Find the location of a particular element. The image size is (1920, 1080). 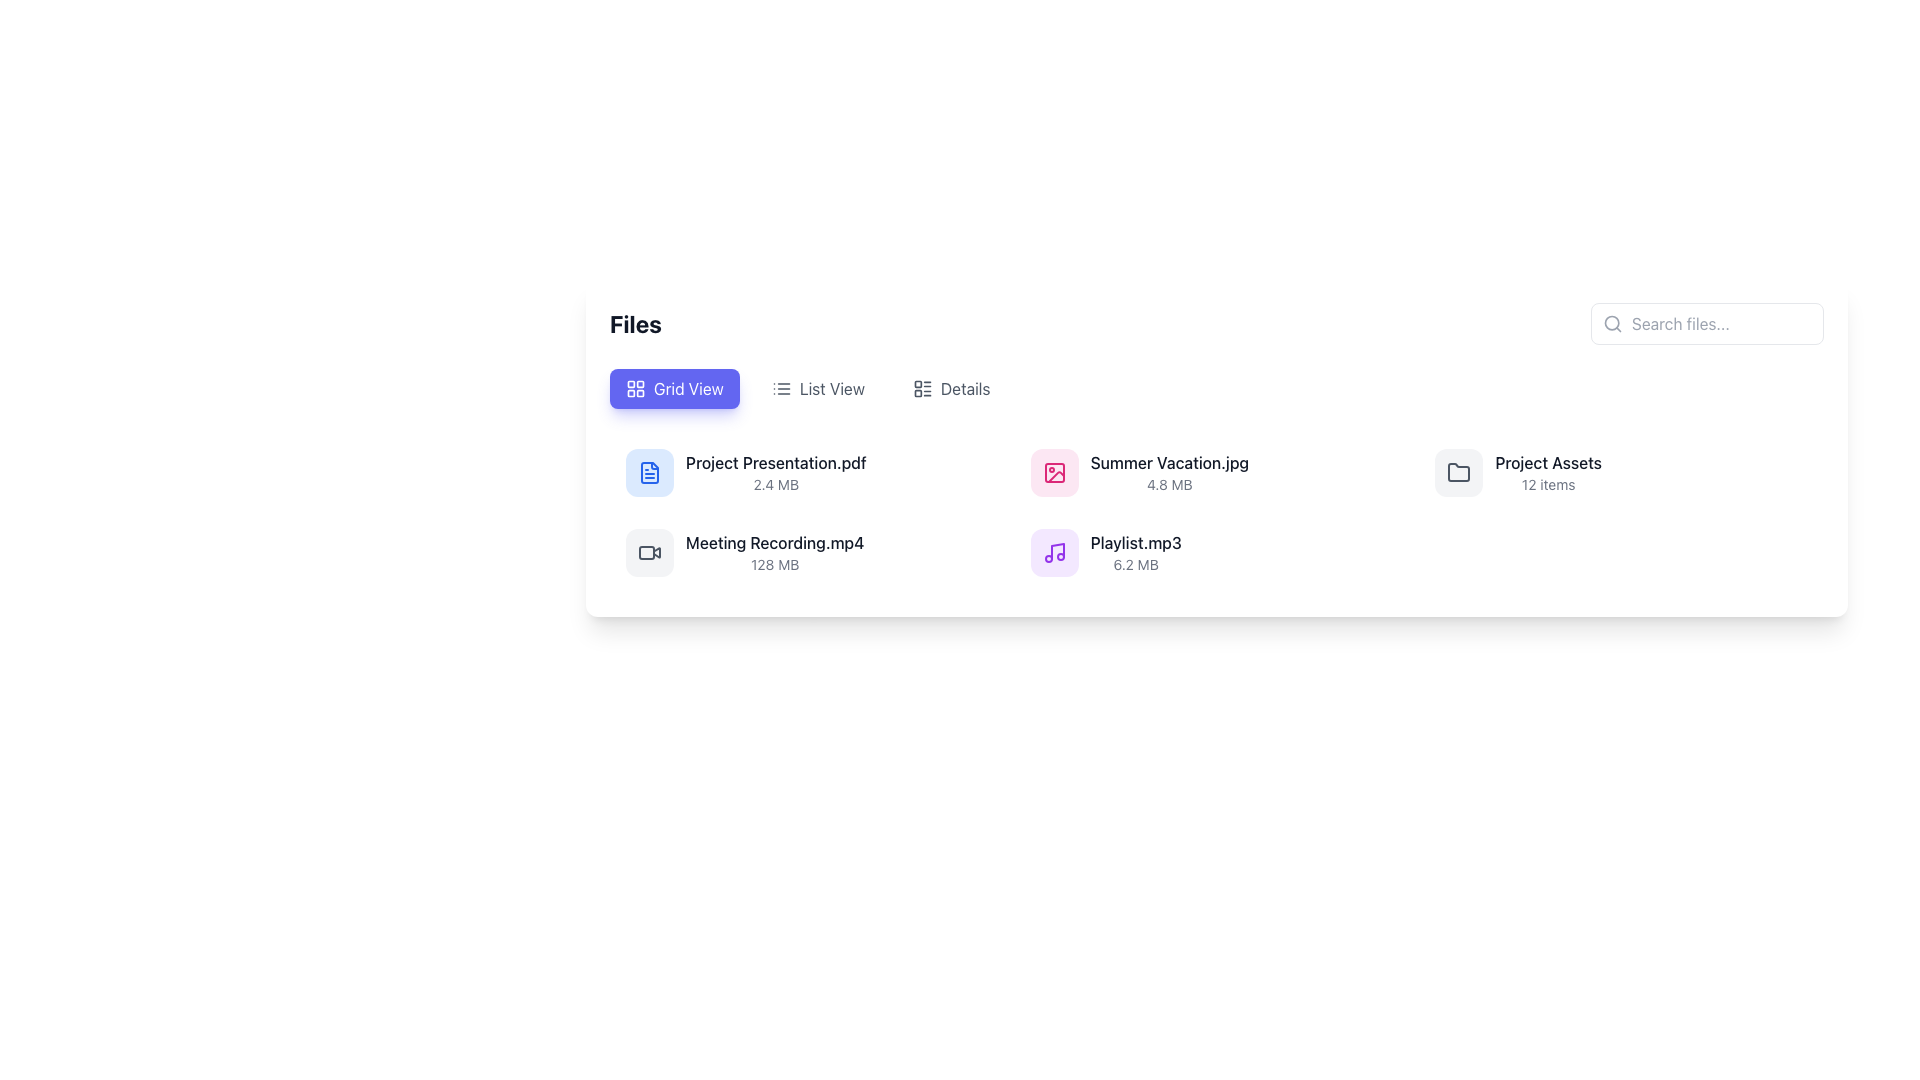

file name 'Playlist.mp3' and its size '6.2 MB' from the text label displayed in bold on a dark gray background, located in the grid layout adjacent to a musical note icon is located at coordinates (1136, 552).